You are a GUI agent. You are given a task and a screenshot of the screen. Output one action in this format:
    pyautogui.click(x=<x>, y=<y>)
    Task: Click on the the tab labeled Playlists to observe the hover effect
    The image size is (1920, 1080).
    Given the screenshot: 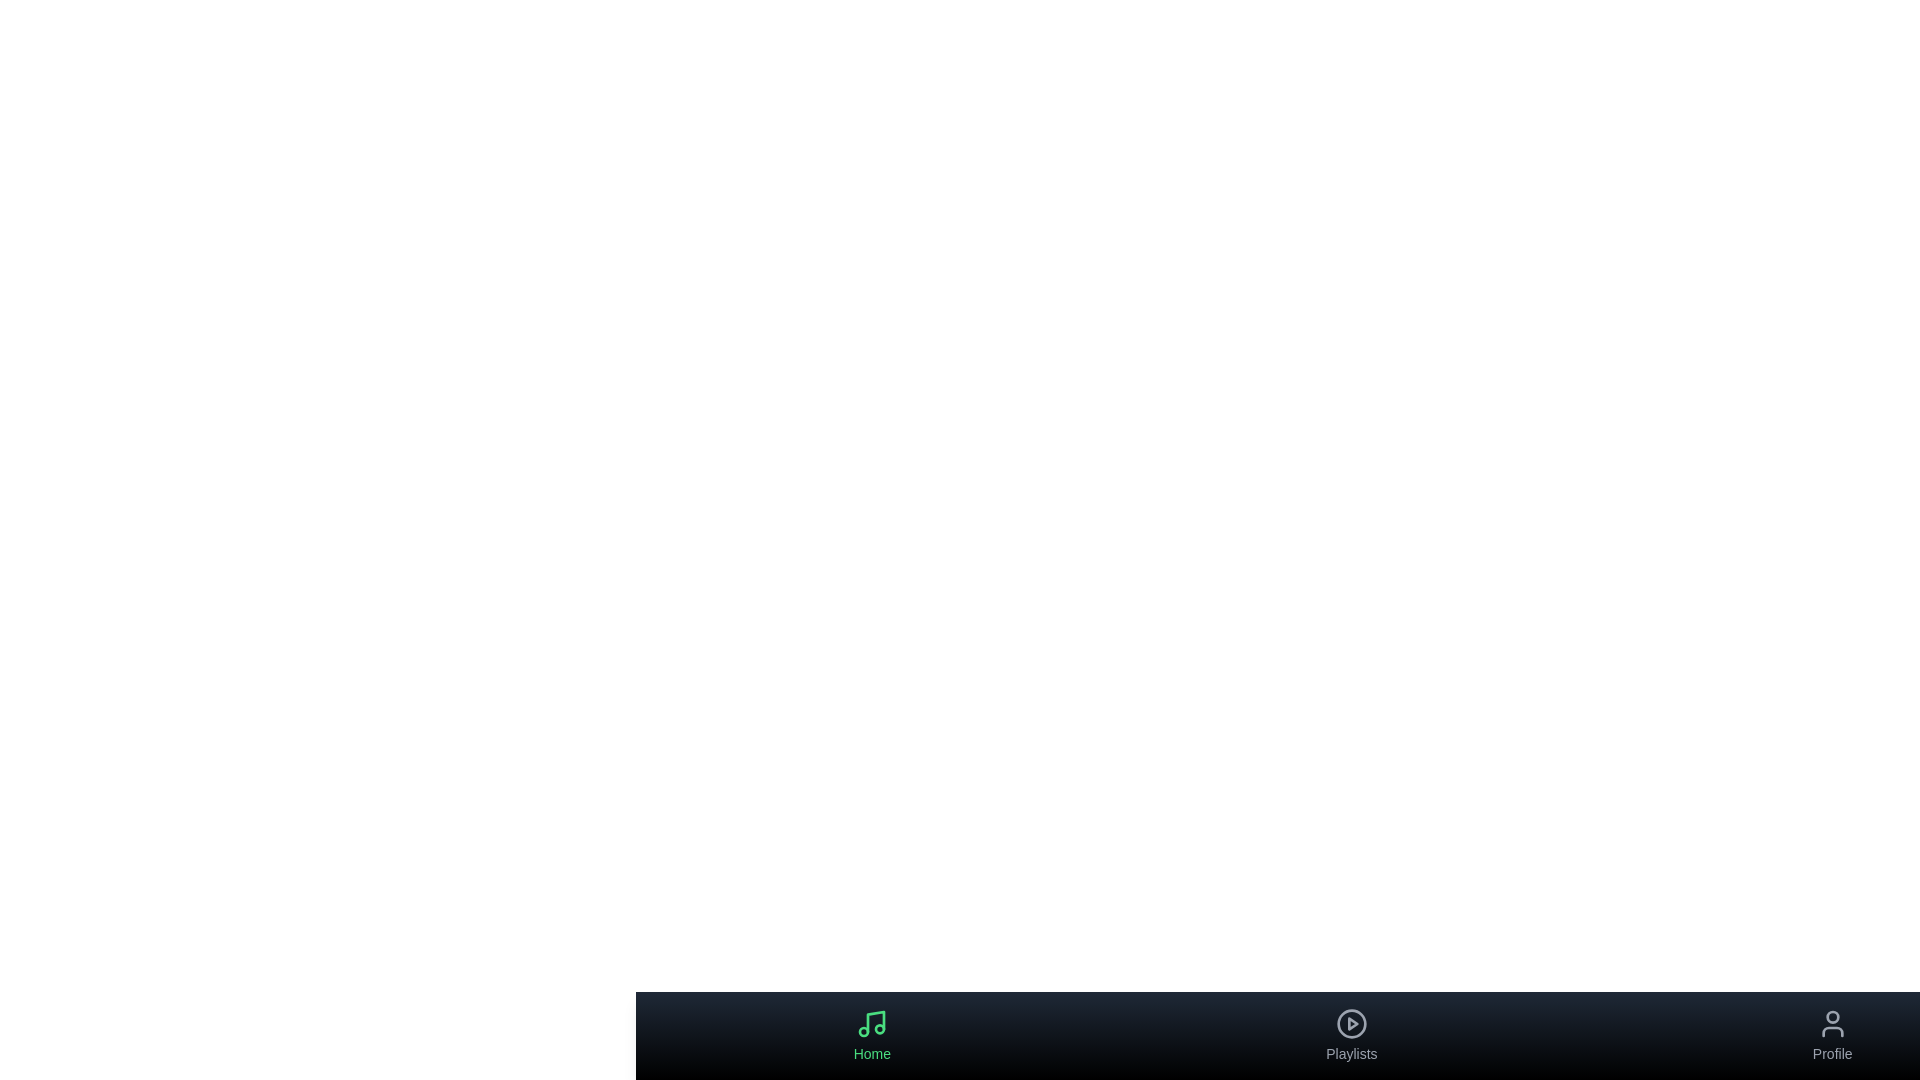 What is the action you would take?
    pyautogui.click(x=1351, y=1035)
    